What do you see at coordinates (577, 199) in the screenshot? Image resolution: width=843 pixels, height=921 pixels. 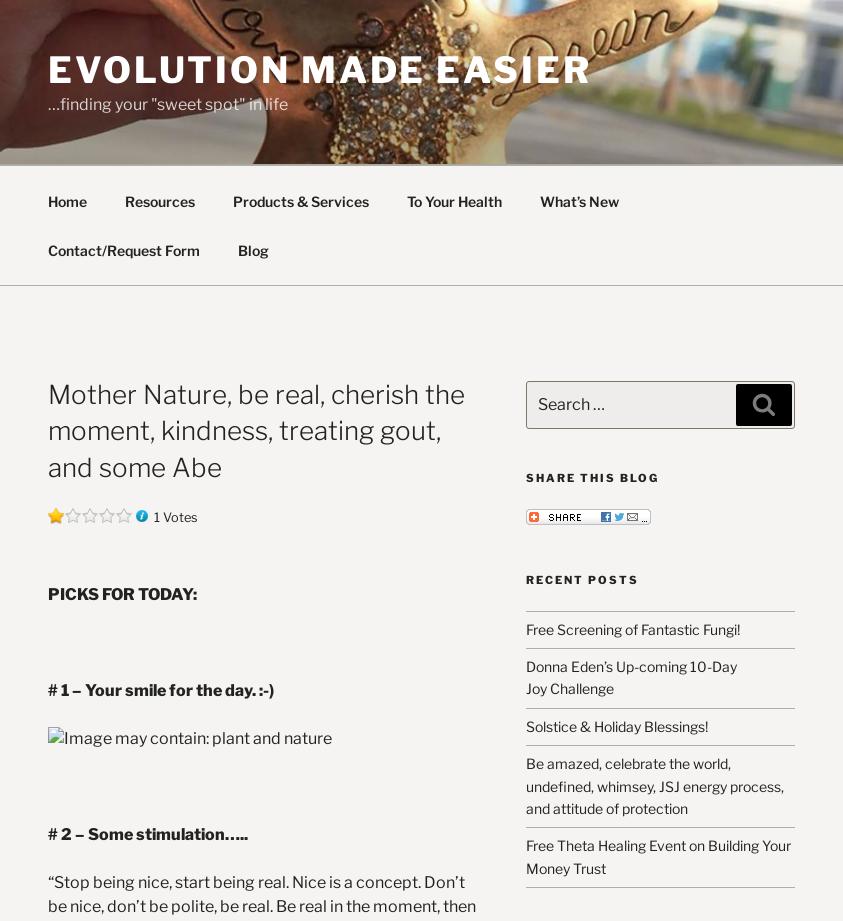 I see `'What’s New'` at bounding box center [577, 199].